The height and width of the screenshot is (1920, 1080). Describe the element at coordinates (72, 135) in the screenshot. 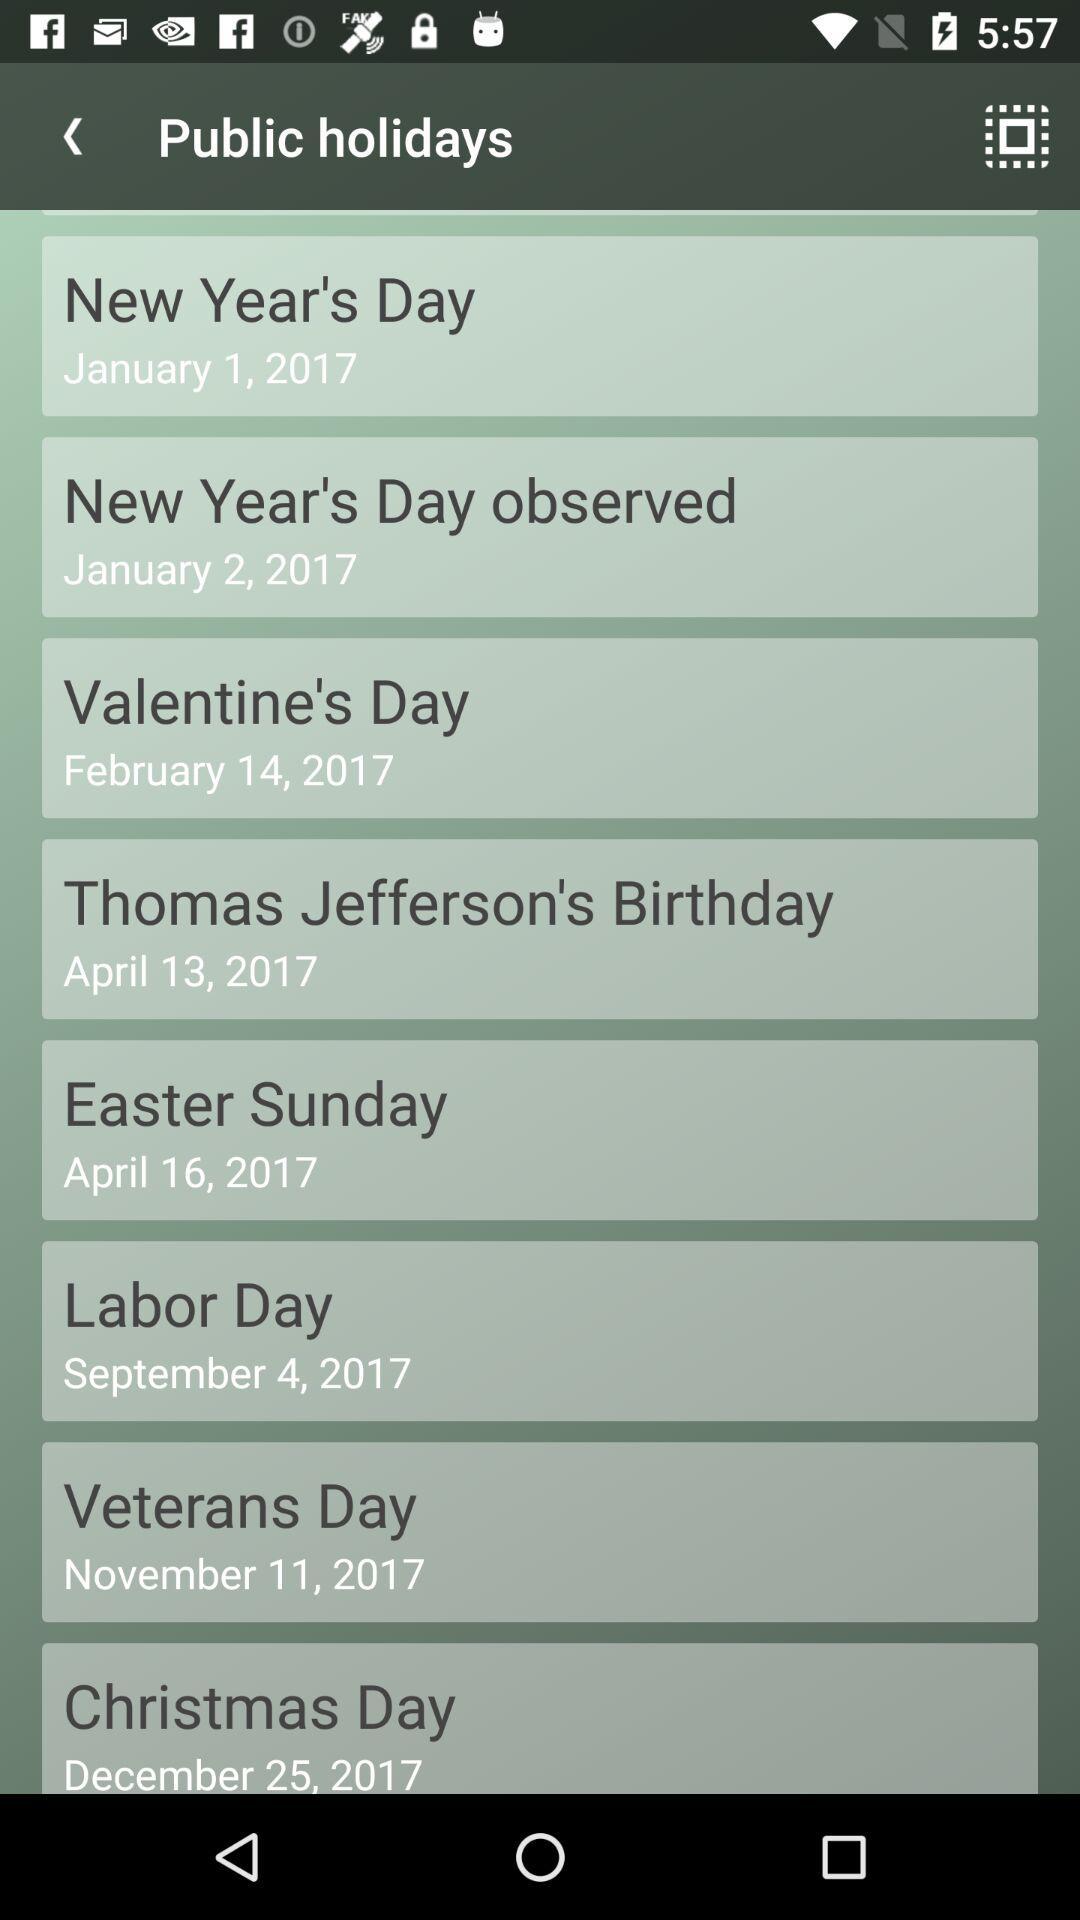

I see `app to the left of the public holidays icon` at that location.